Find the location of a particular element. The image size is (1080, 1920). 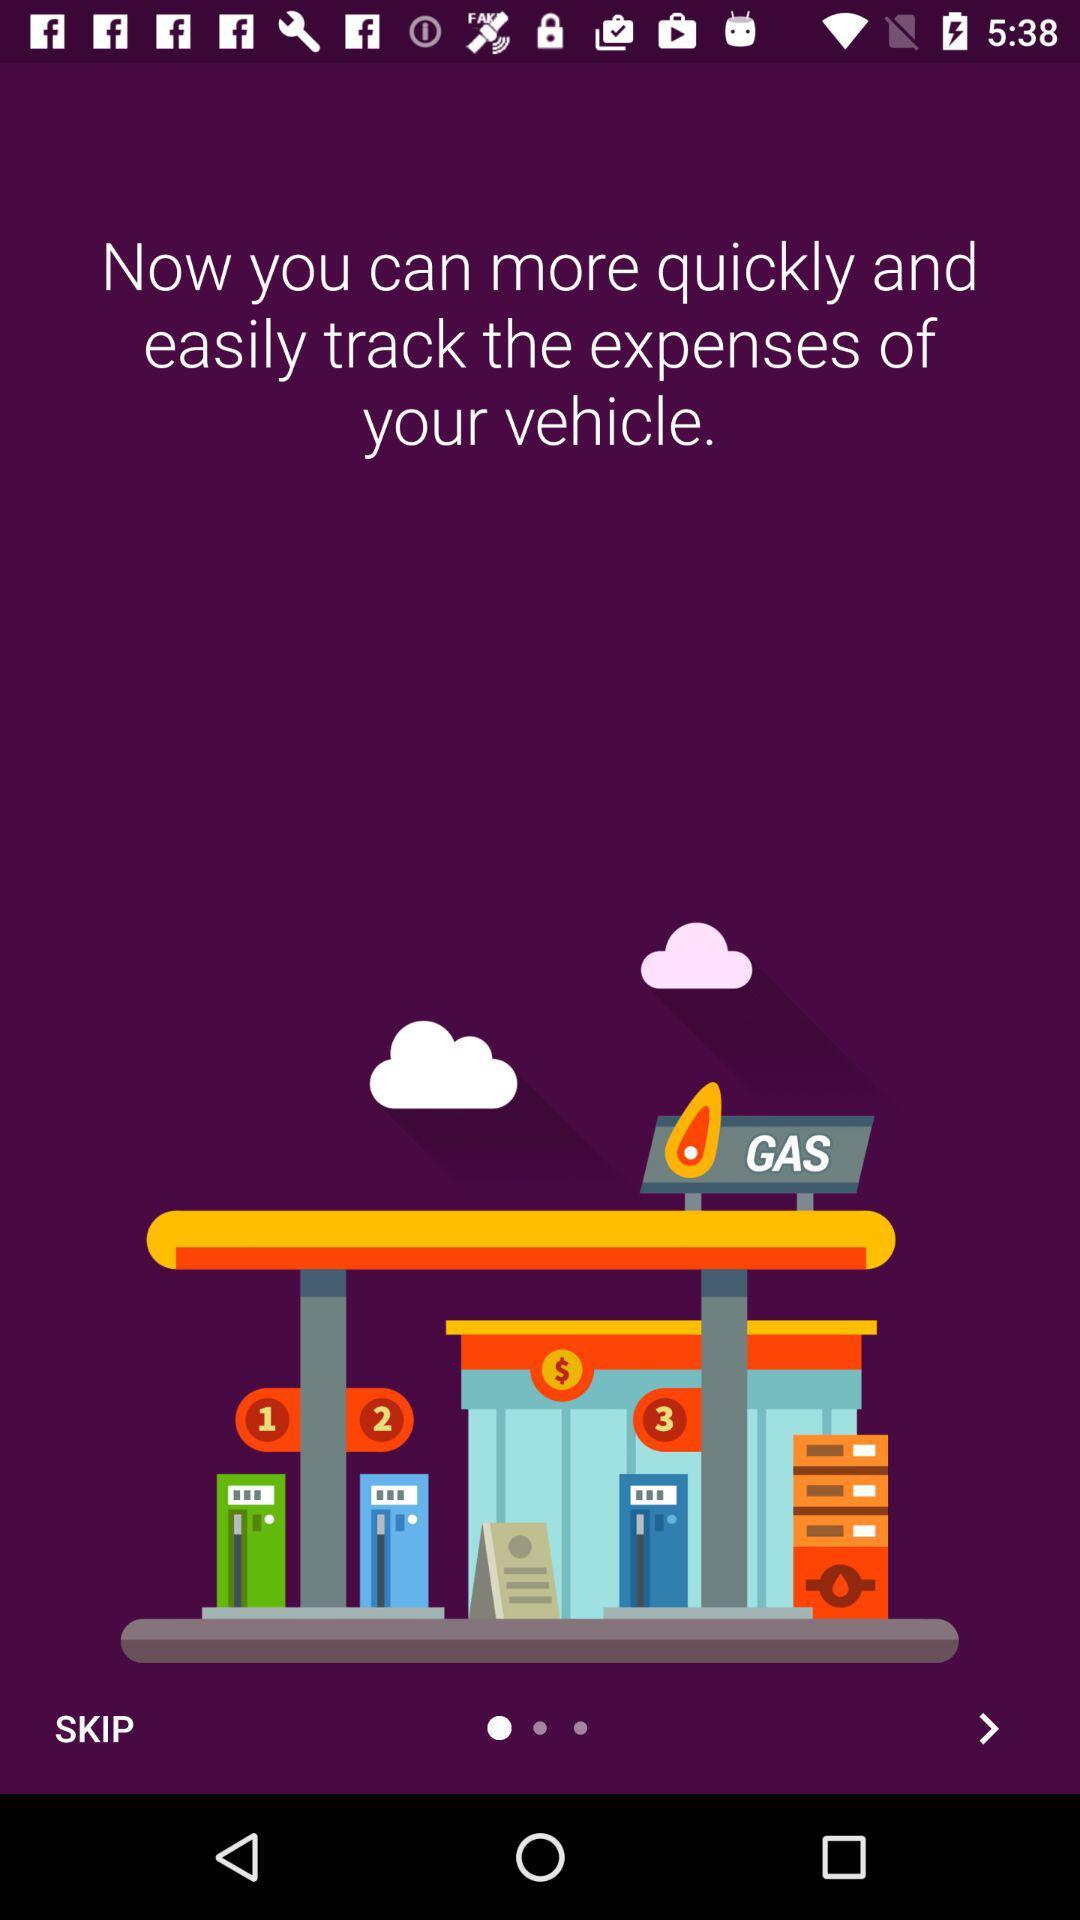

the next is located at coordinates (987, 1727).